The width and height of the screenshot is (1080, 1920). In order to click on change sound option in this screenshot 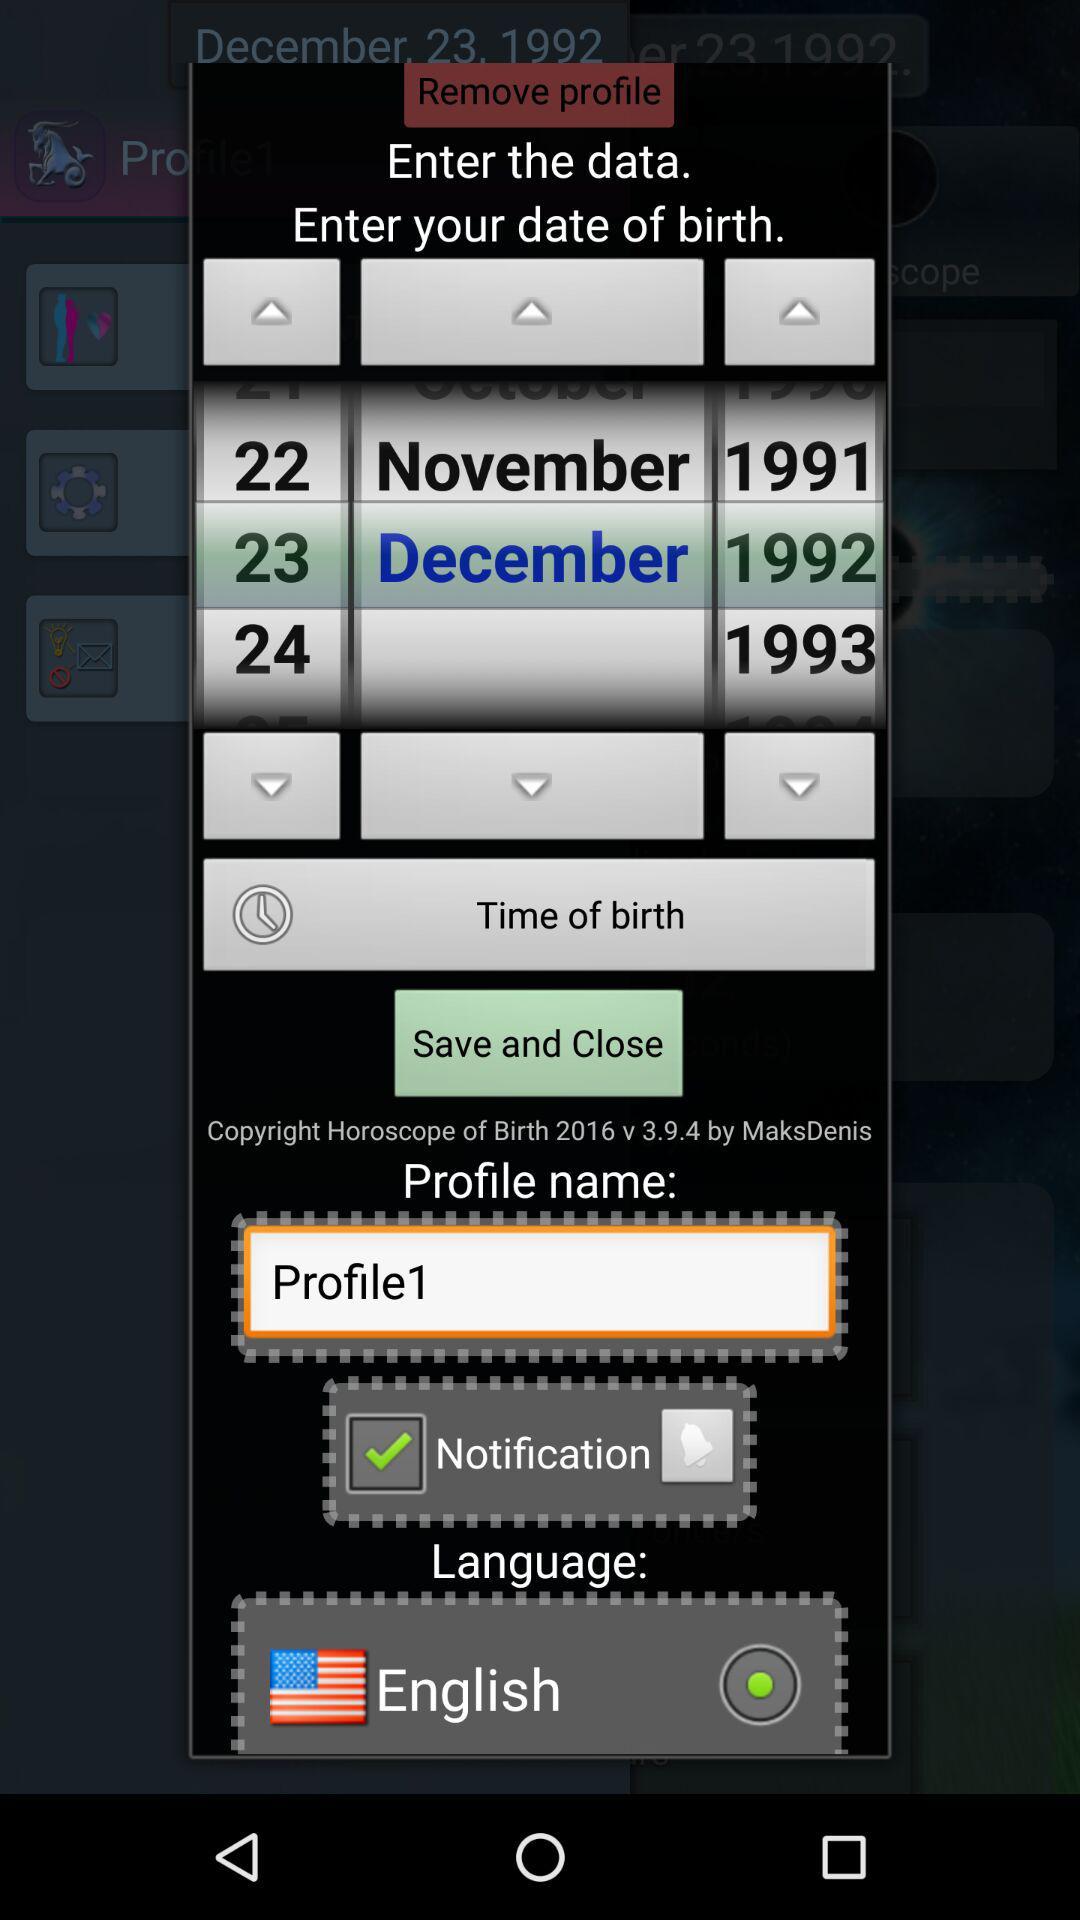, I will do `click(696, 1451)`.